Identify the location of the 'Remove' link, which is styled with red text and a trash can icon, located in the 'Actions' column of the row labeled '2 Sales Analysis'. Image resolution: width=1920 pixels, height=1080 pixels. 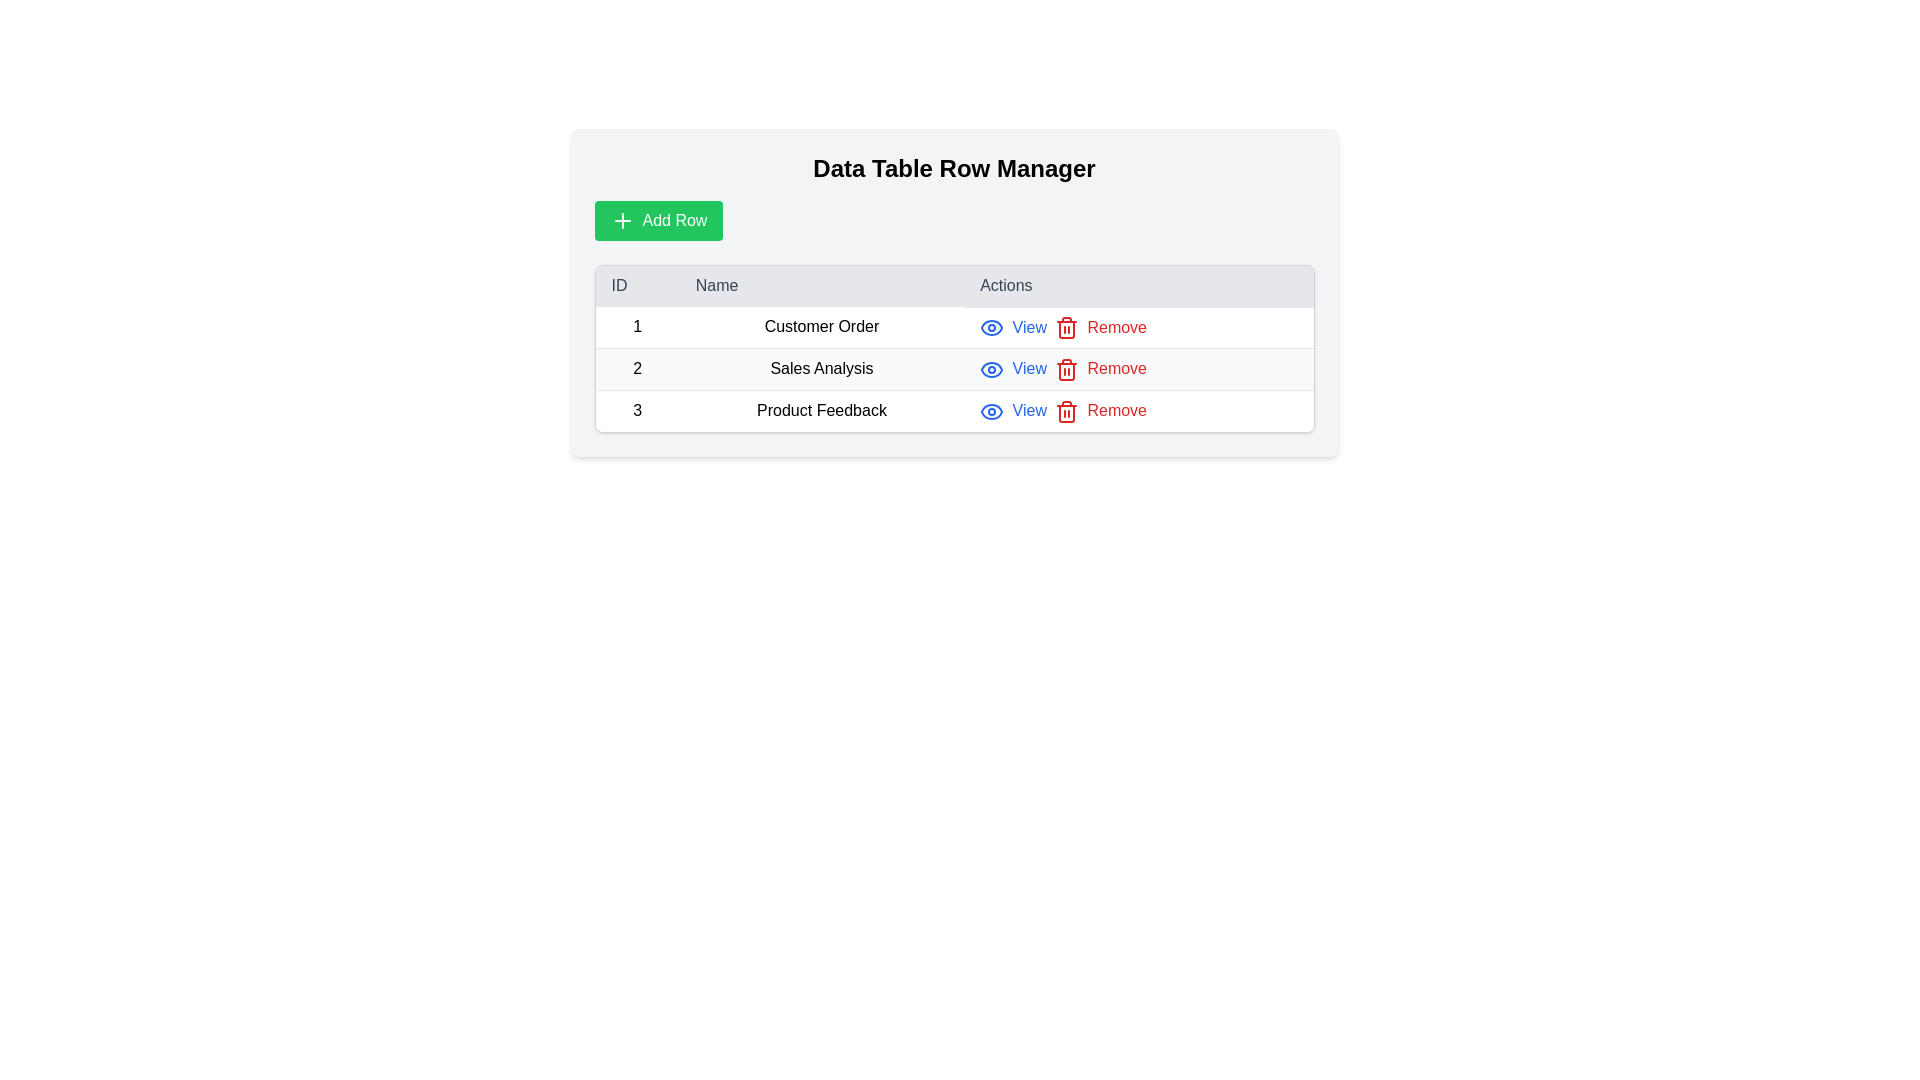
(1138, 369).